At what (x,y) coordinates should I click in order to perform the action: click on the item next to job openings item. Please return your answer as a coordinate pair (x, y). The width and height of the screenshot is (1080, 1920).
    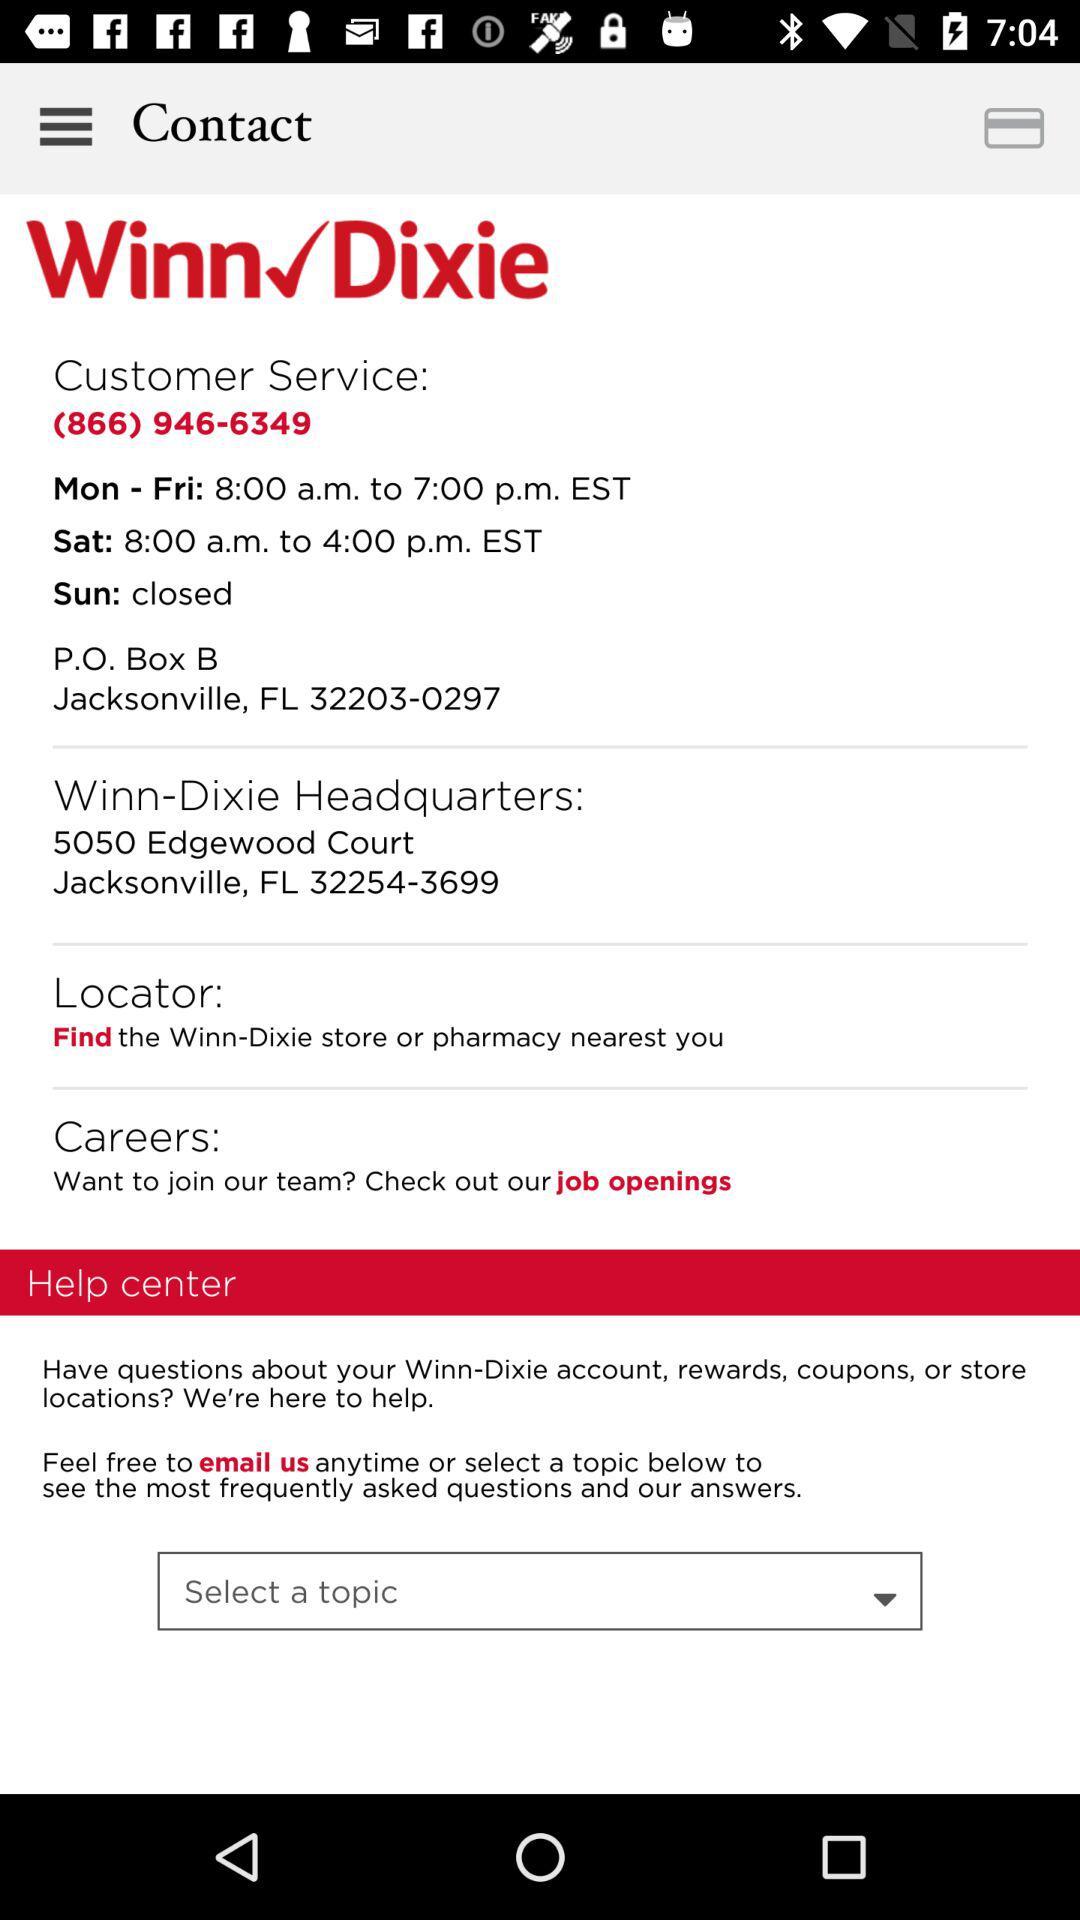
    Looking at the image, I should click on (135, 1135).